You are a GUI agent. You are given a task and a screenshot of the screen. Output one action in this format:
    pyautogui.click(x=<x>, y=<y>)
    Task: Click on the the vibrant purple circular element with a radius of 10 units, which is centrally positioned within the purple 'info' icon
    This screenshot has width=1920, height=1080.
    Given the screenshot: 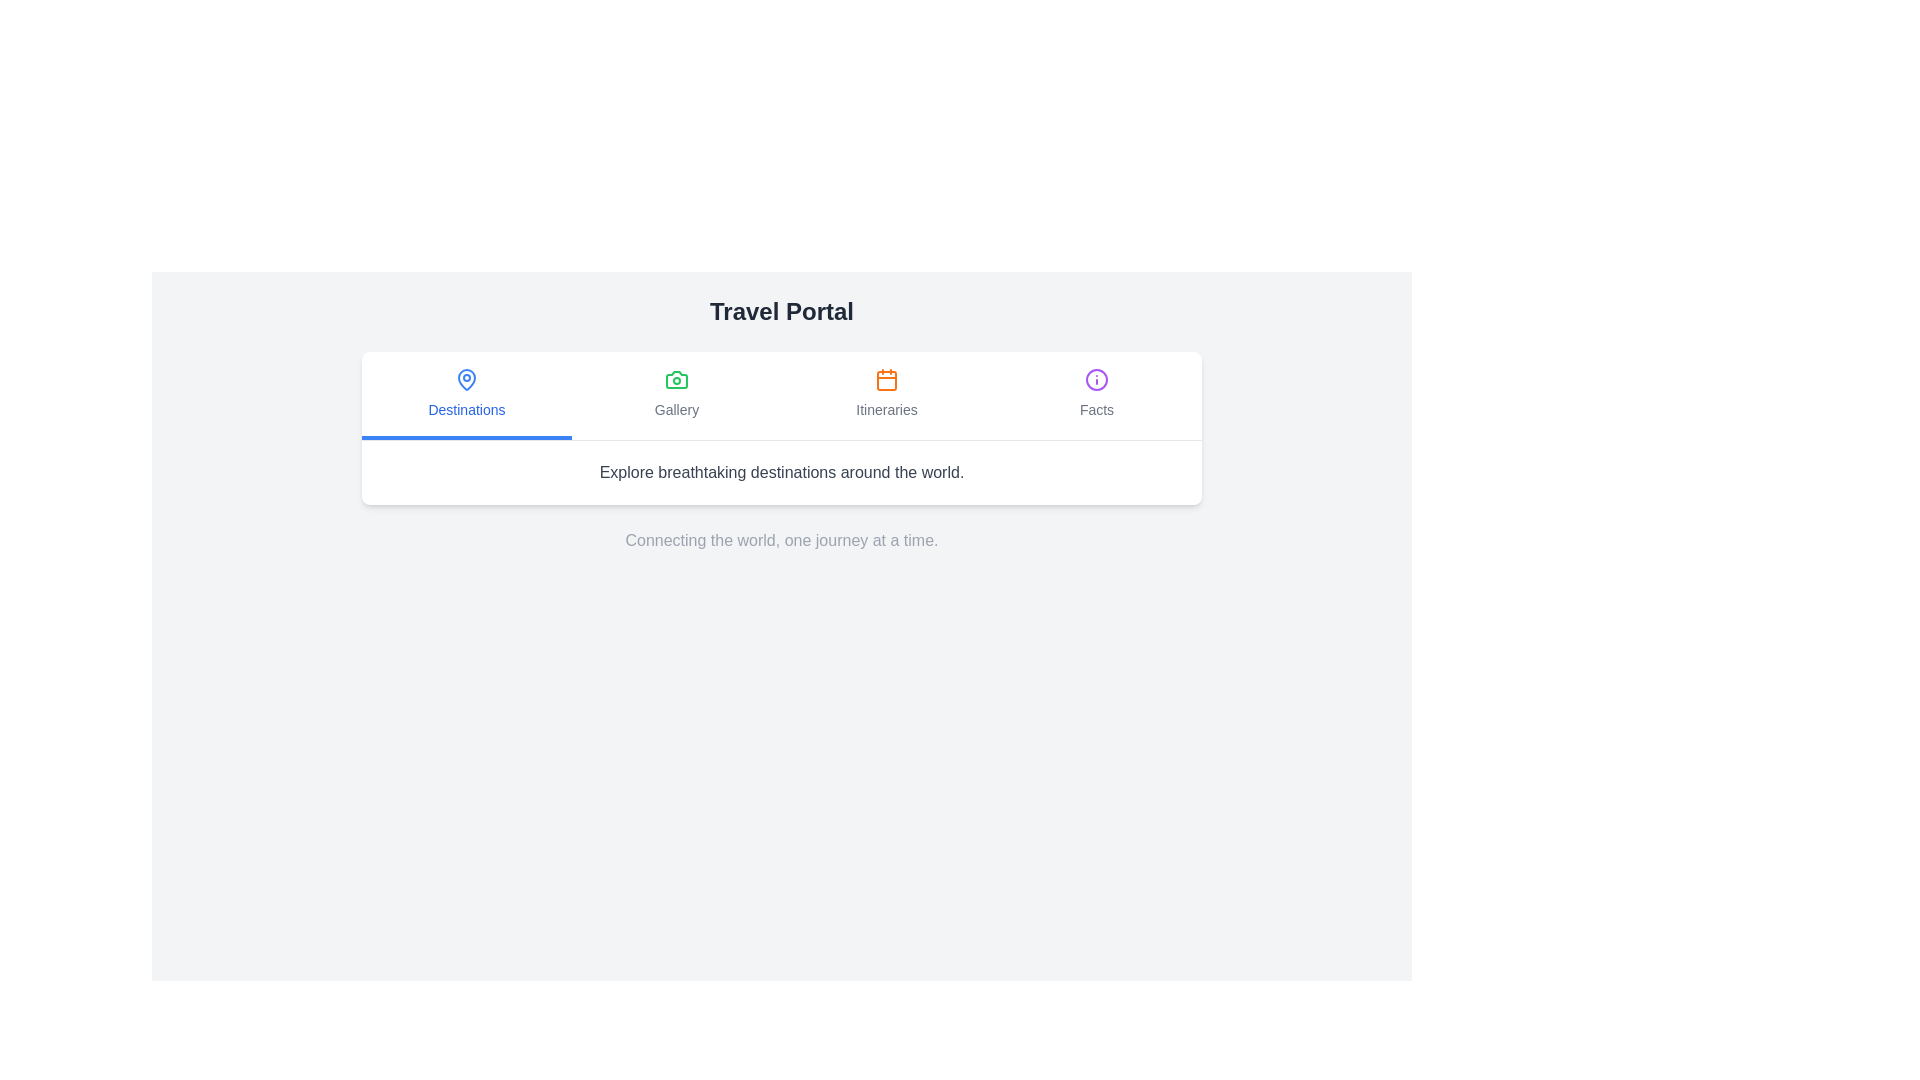 What is the action you would take?
    pyautogui.click(x=1096, y=380)
    